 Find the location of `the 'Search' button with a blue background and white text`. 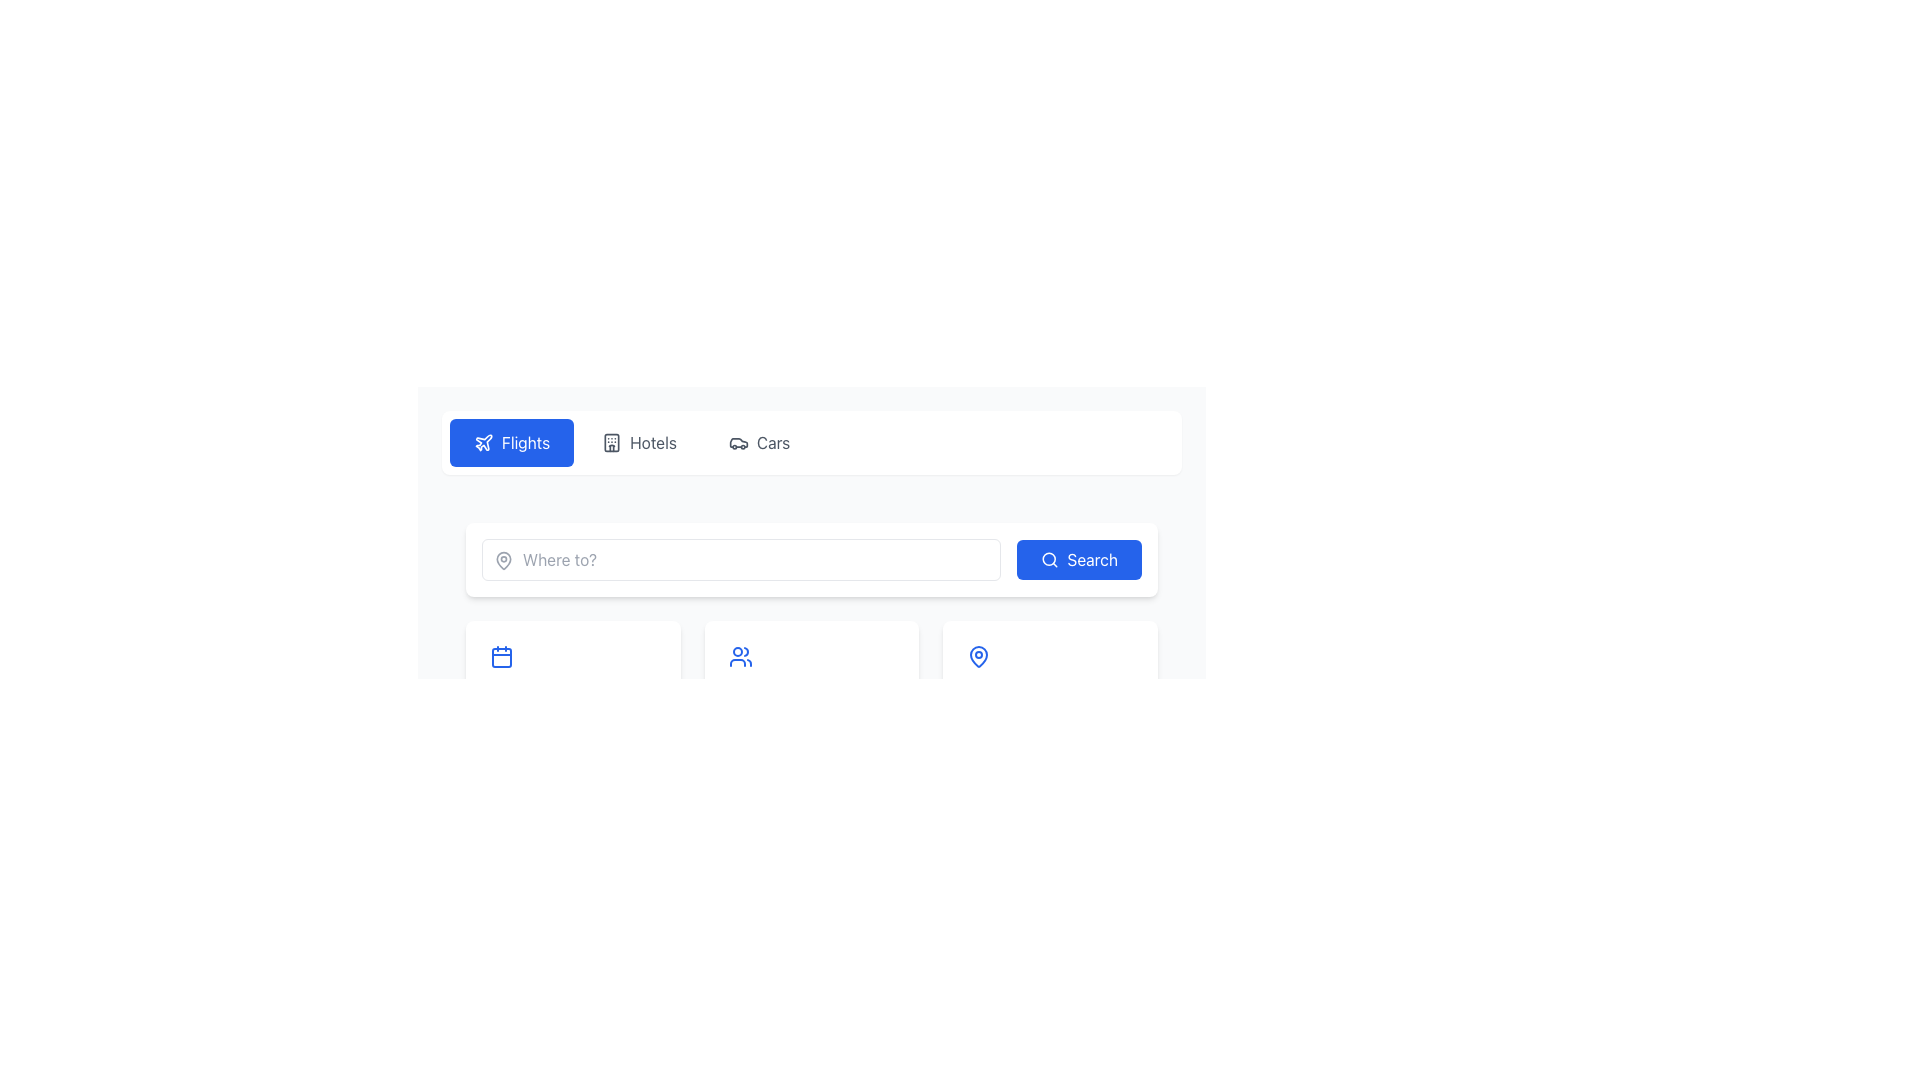

the 'Search' button with a blue background and white text is located at coordinates (1078, 559).